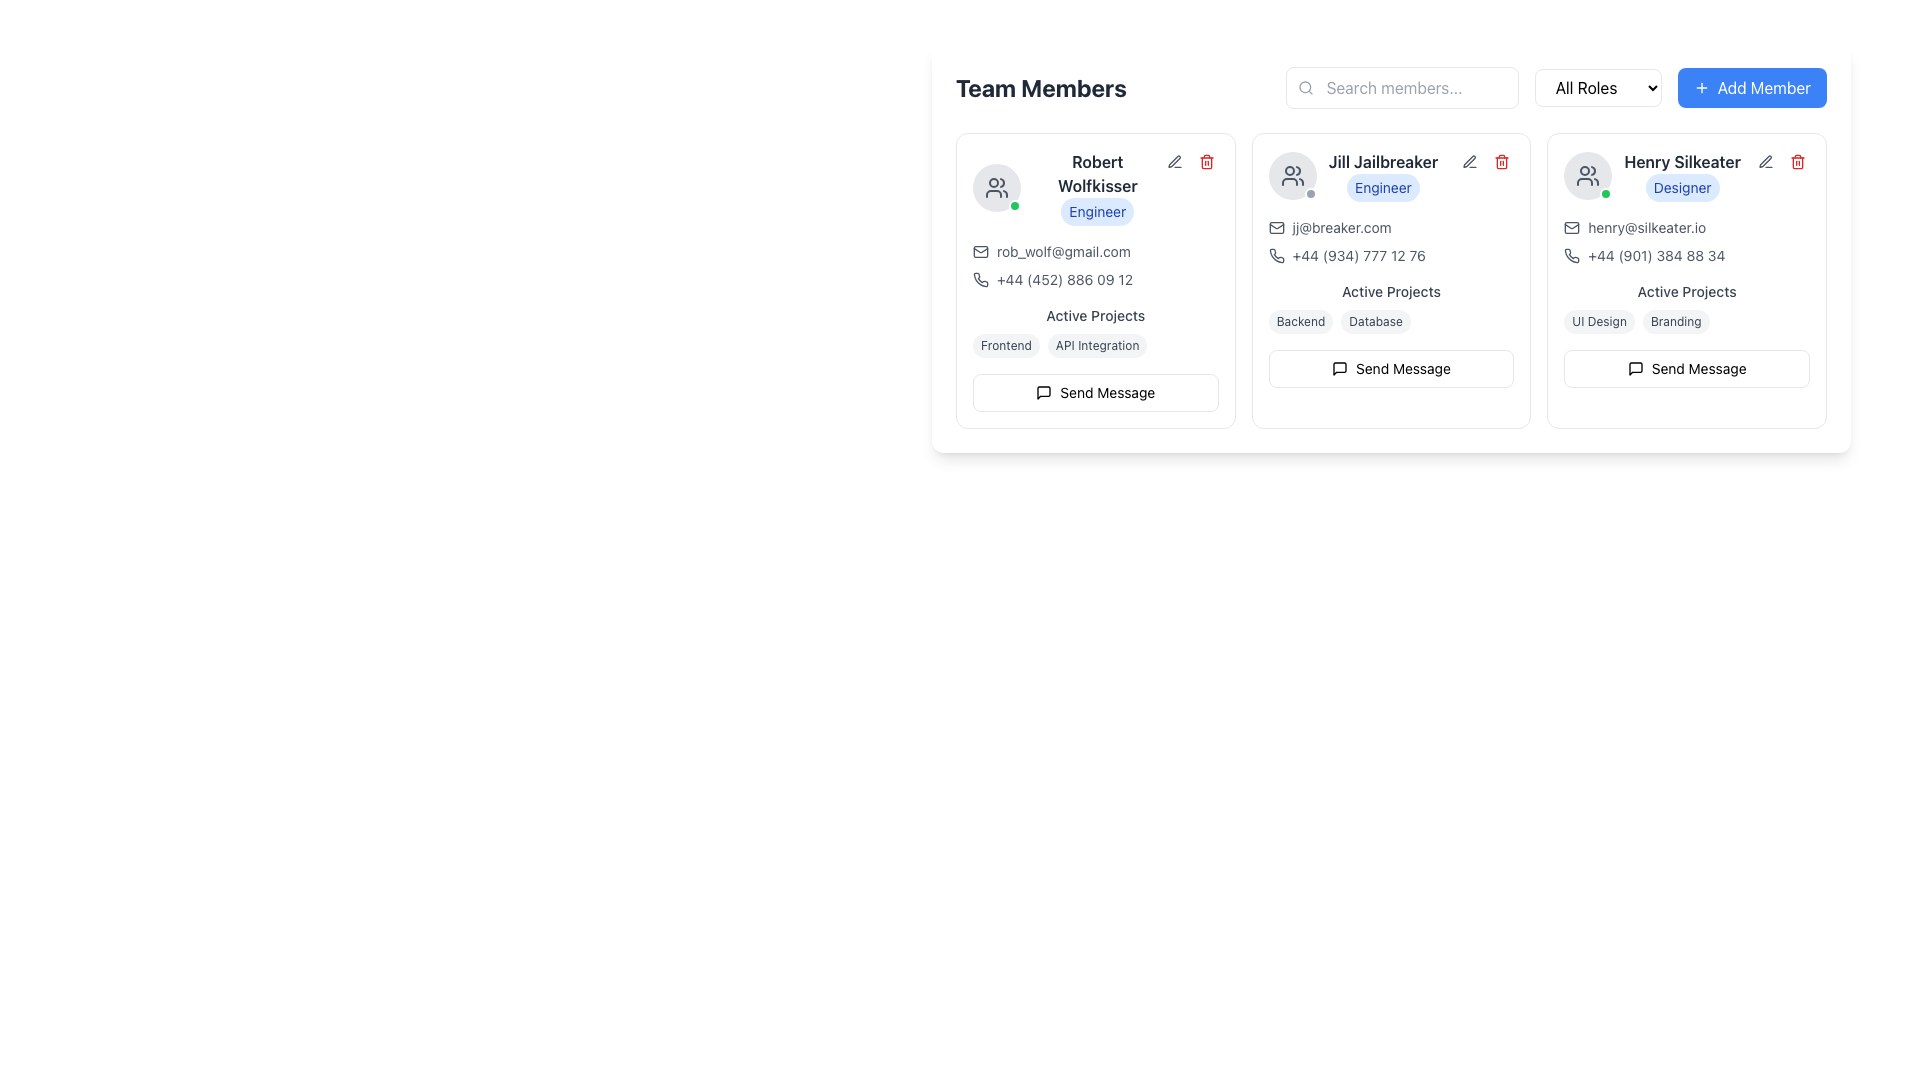  Describe the element at coordinates (1382, 175) in the screenshot. I see `text label displaying the name and role of the team member located on the second profile card from the left in the 'Team Members' section, positioned just below the profile icon` at that location.